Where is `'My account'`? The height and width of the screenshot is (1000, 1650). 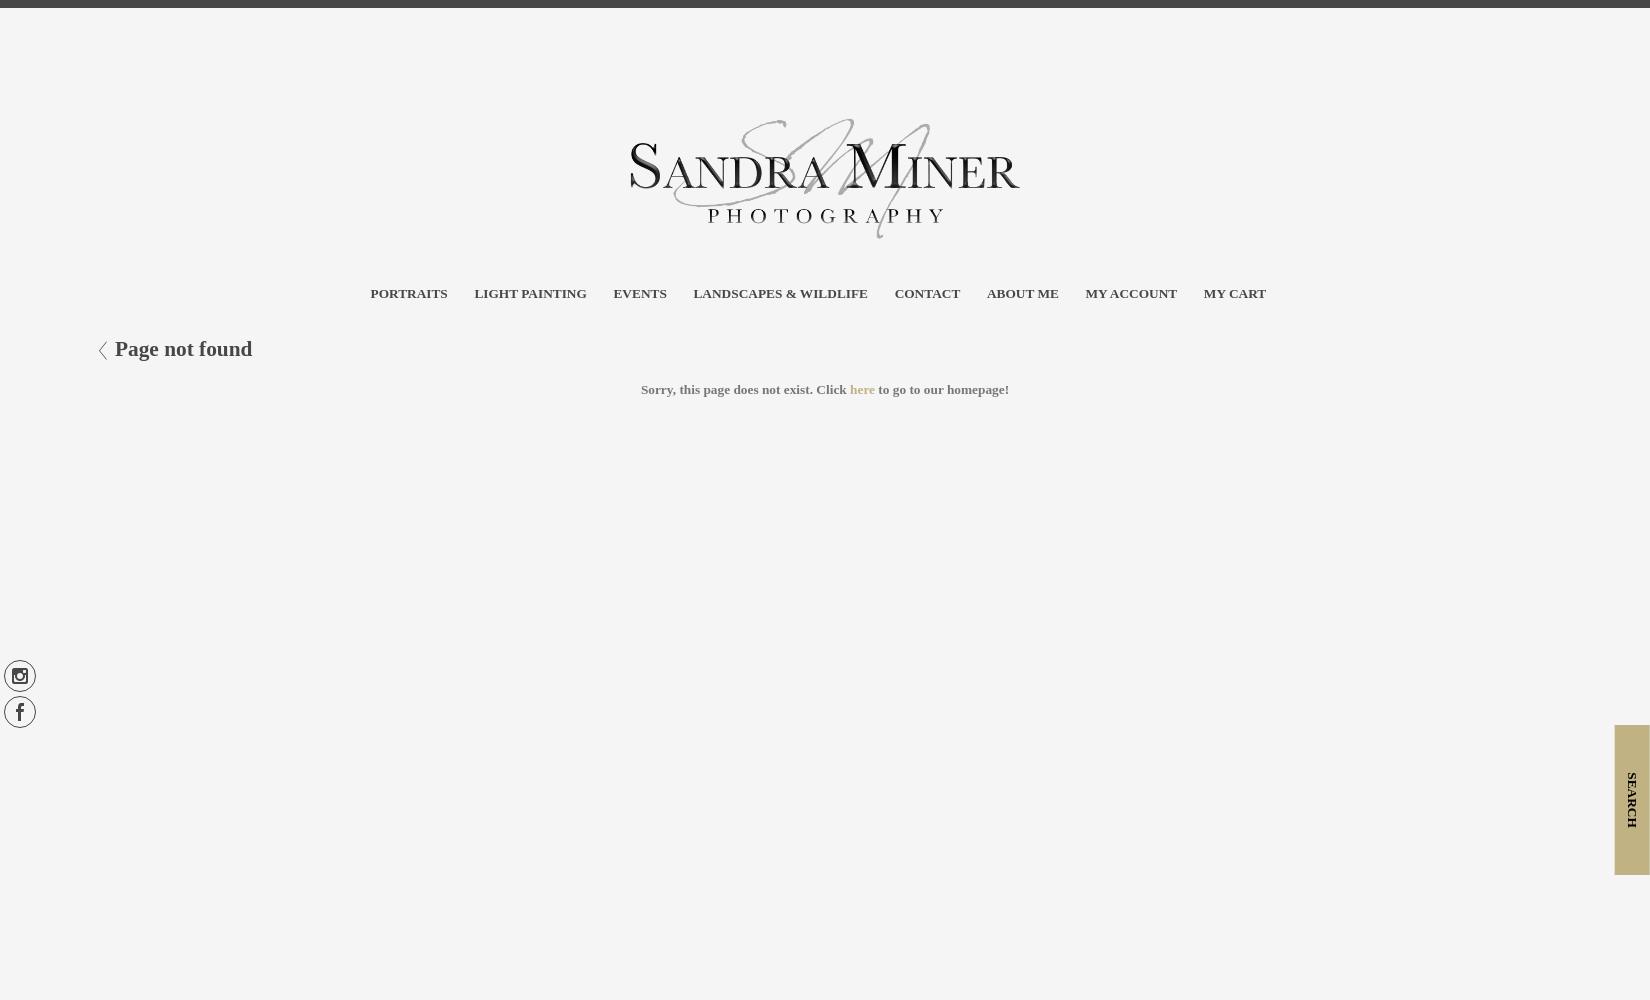 'My account' is located at coordinates (1131, 293).